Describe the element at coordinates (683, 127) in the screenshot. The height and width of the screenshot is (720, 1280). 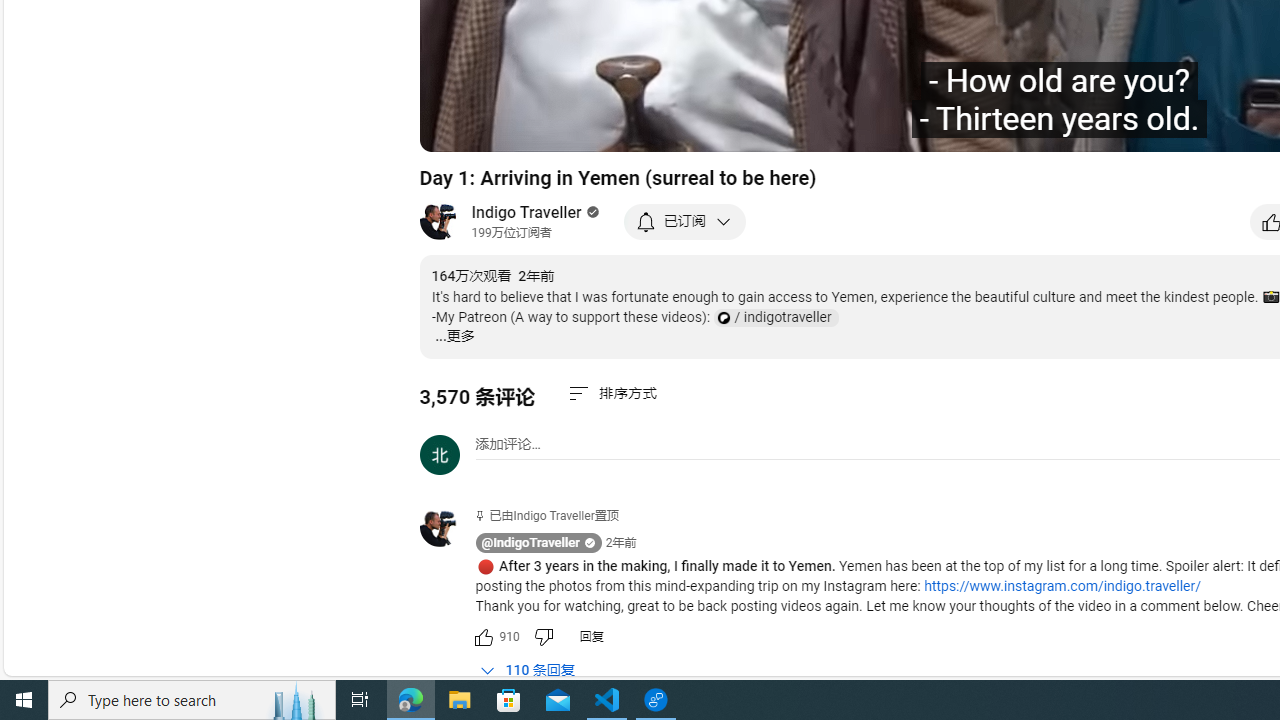
I see `'Intro'` at that location.